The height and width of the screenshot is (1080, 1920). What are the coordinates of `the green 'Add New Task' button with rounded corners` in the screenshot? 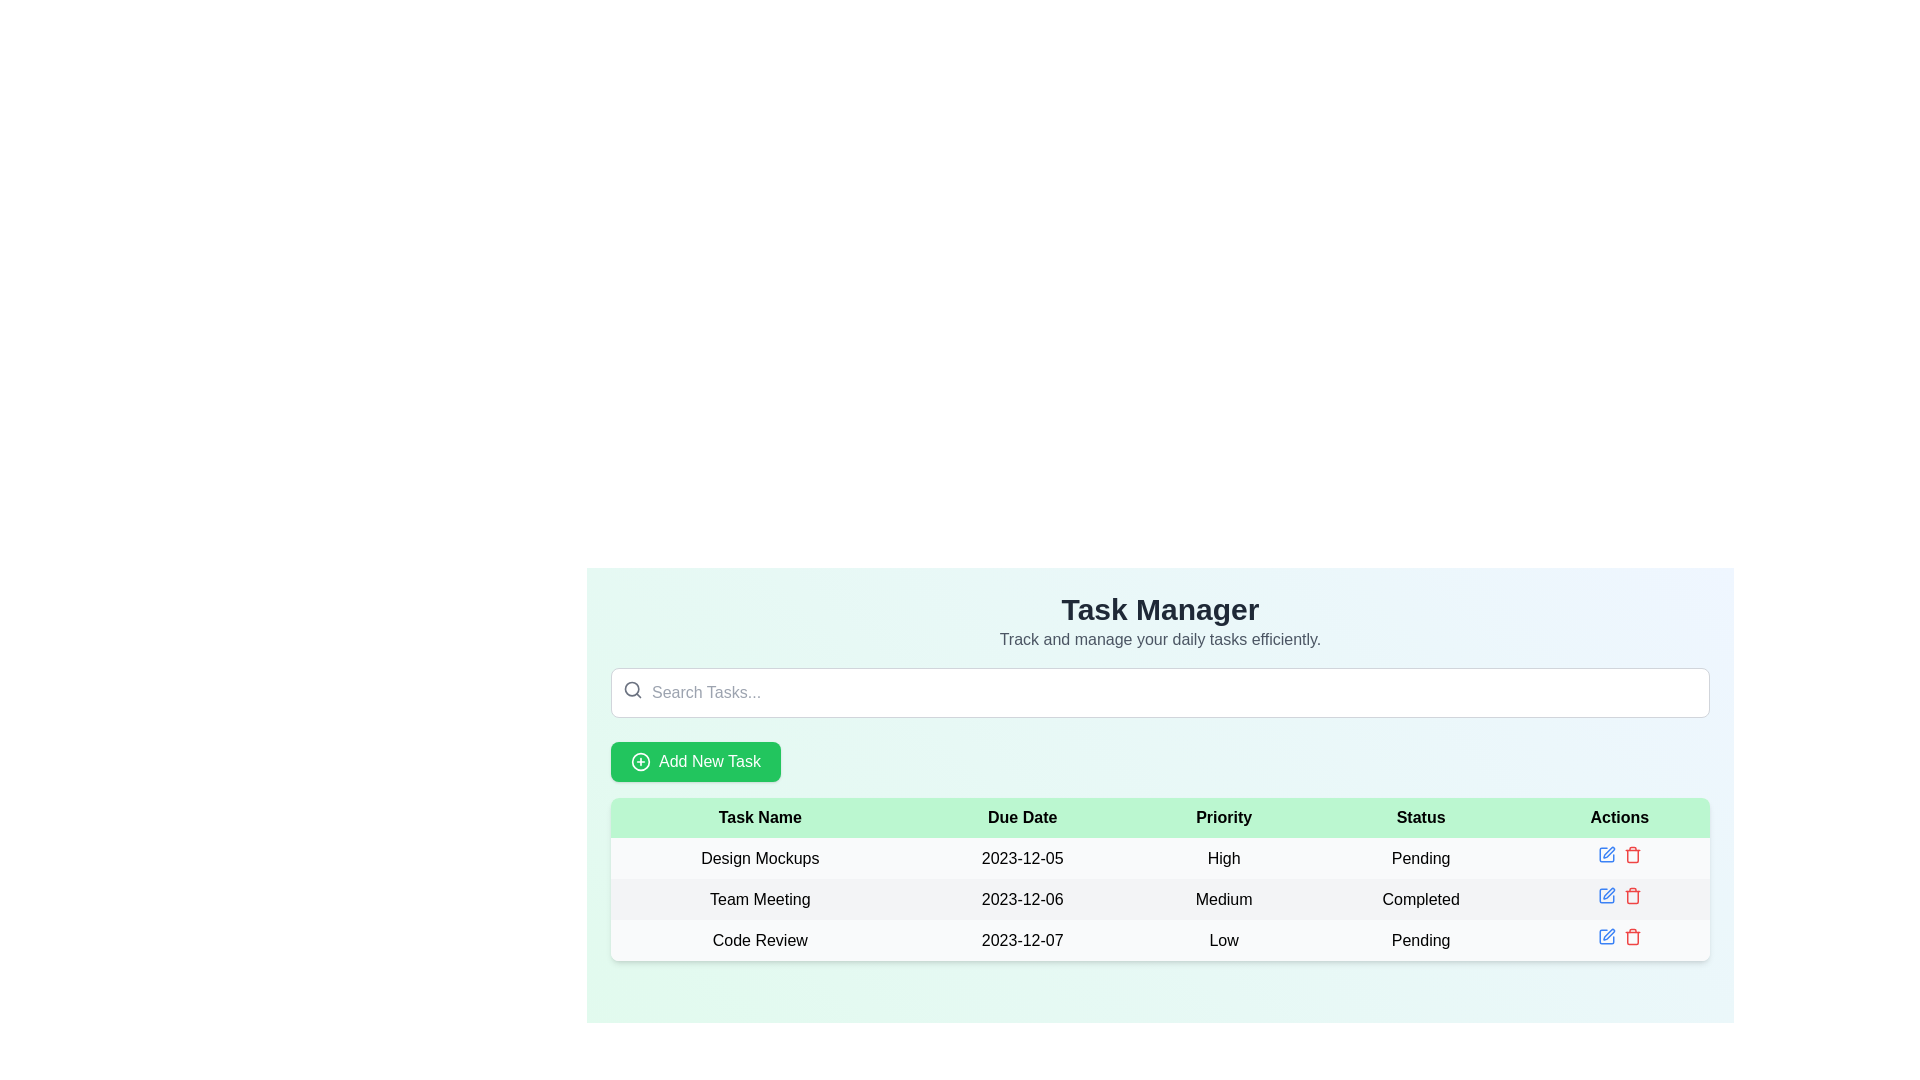 It's located at (696, 762).